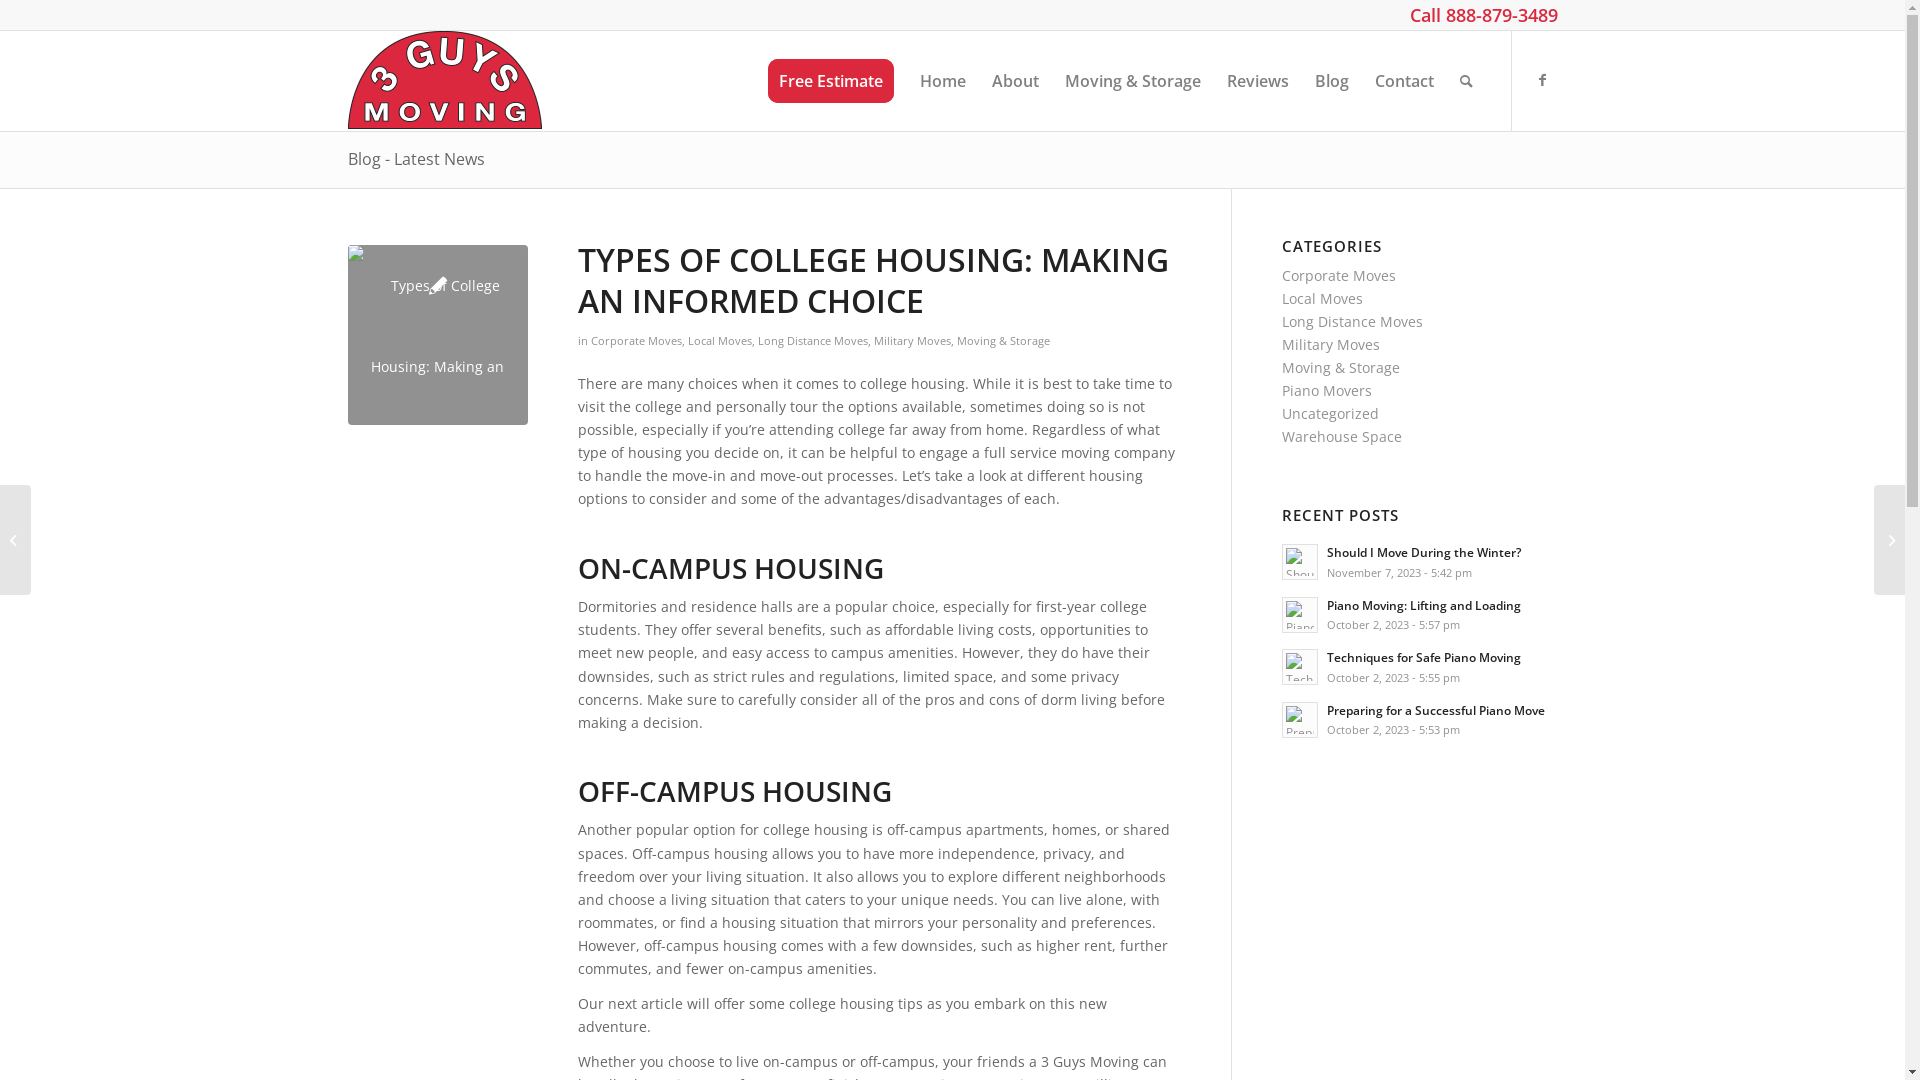  Describe the element at coordinates (752, 80) in the screenshot. I see `'Free Estimate'` at that location.